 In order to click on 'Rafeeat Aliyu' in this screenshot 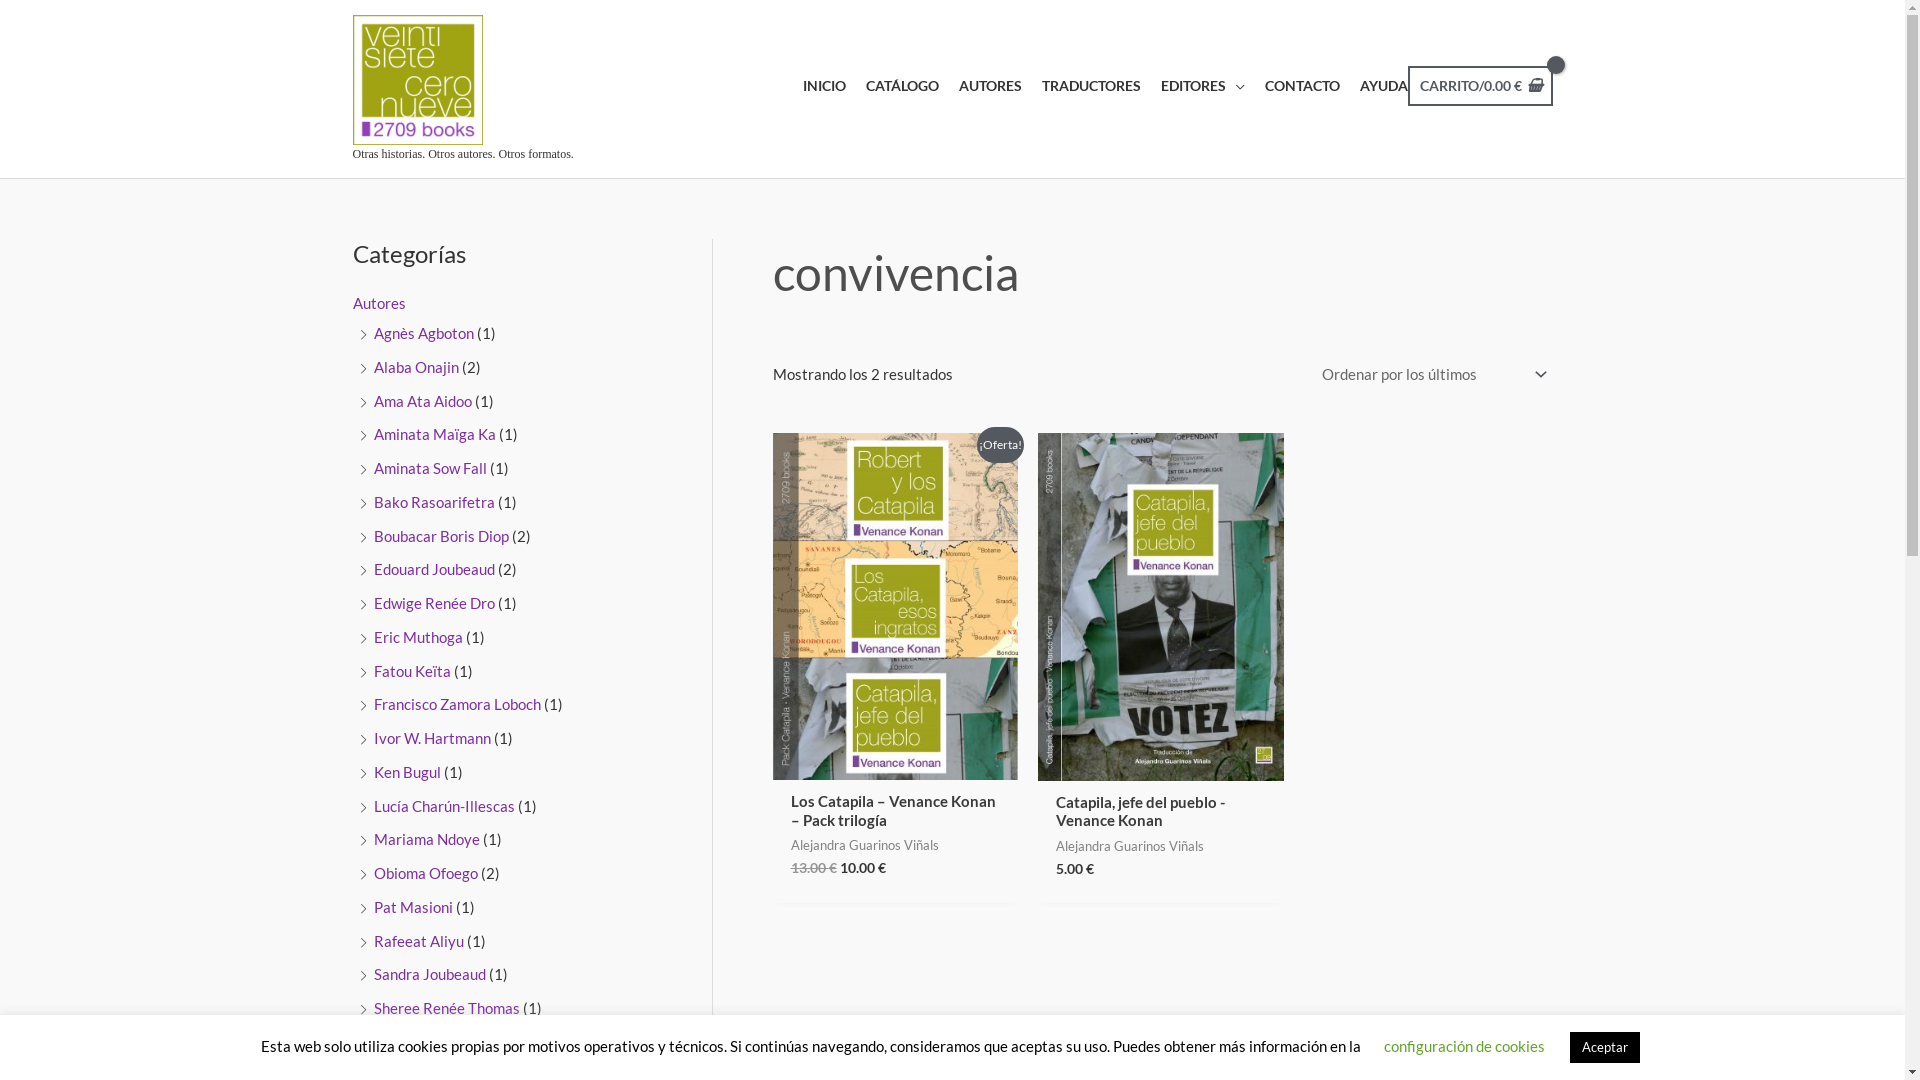, I will do `click(374, 941)`.